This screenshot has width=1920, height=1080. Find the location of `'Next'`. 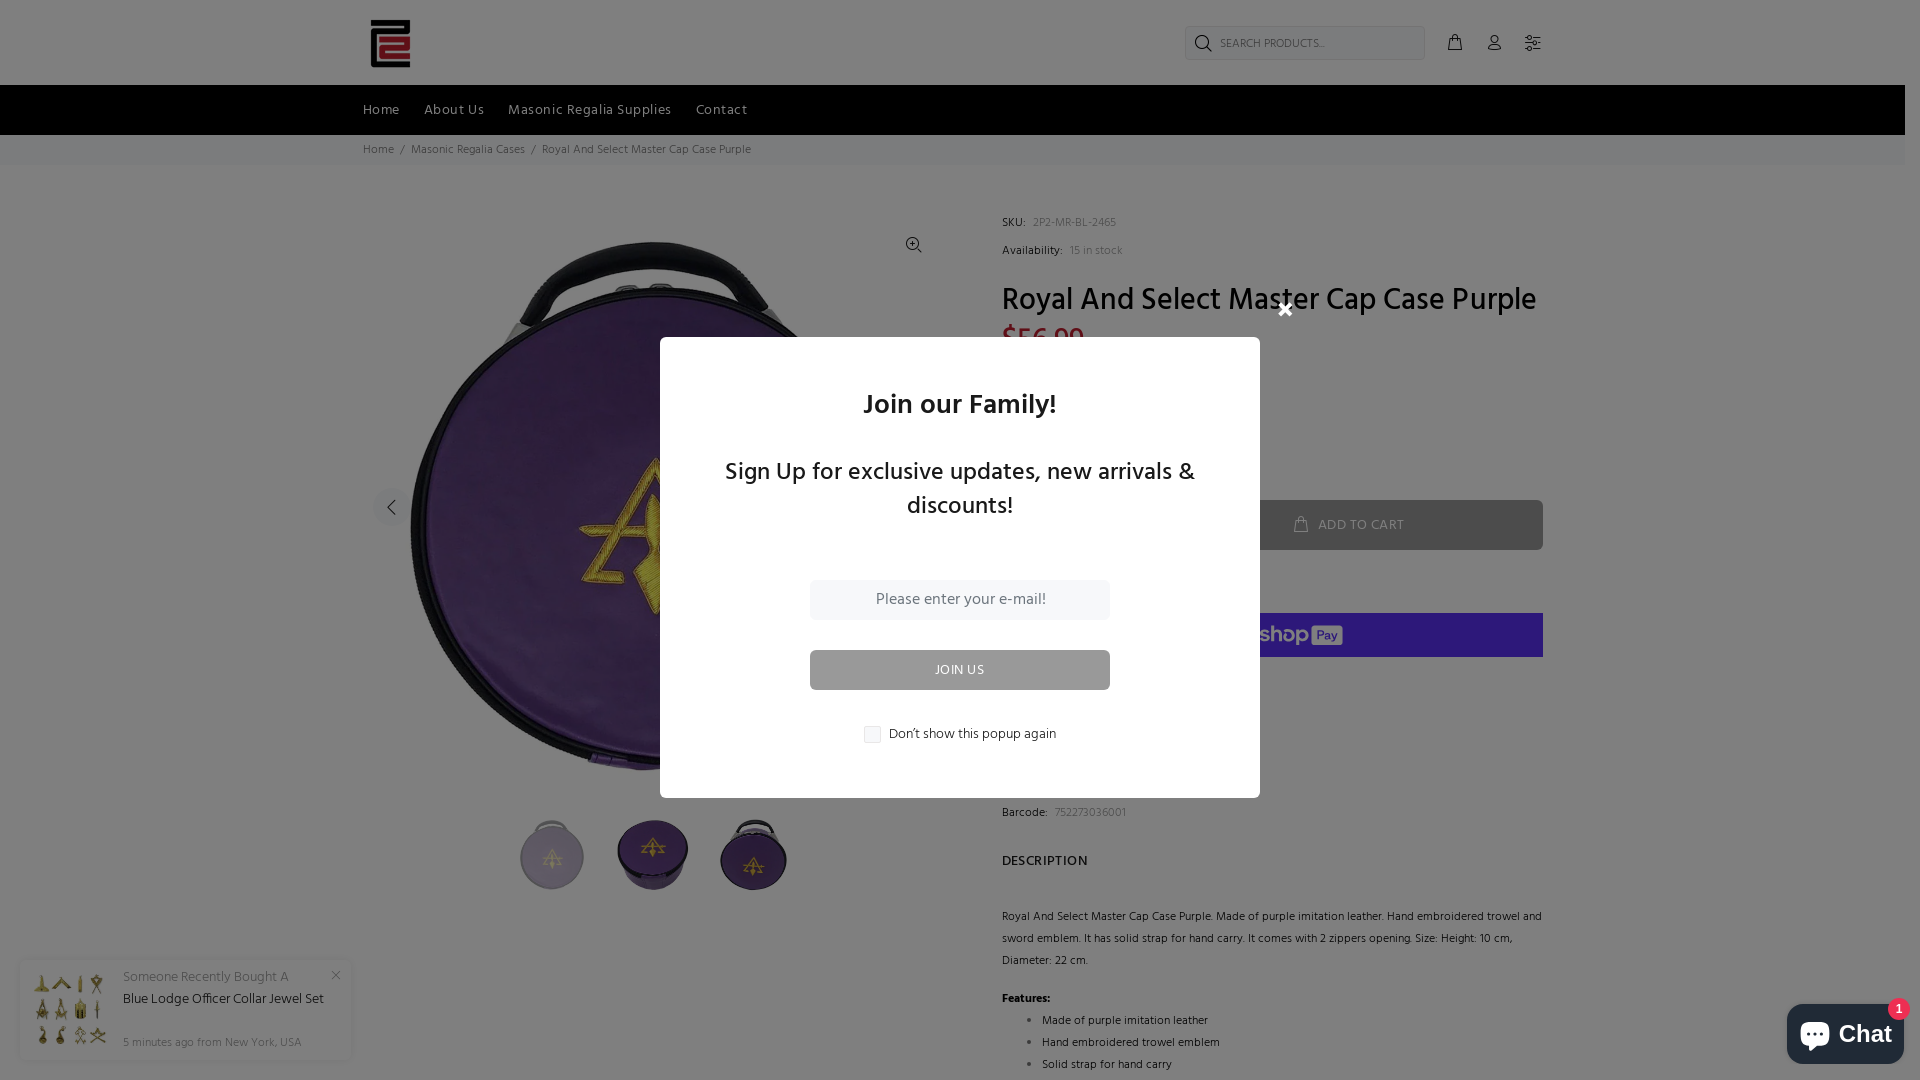

'Next' is located at coordinates (911, 505).